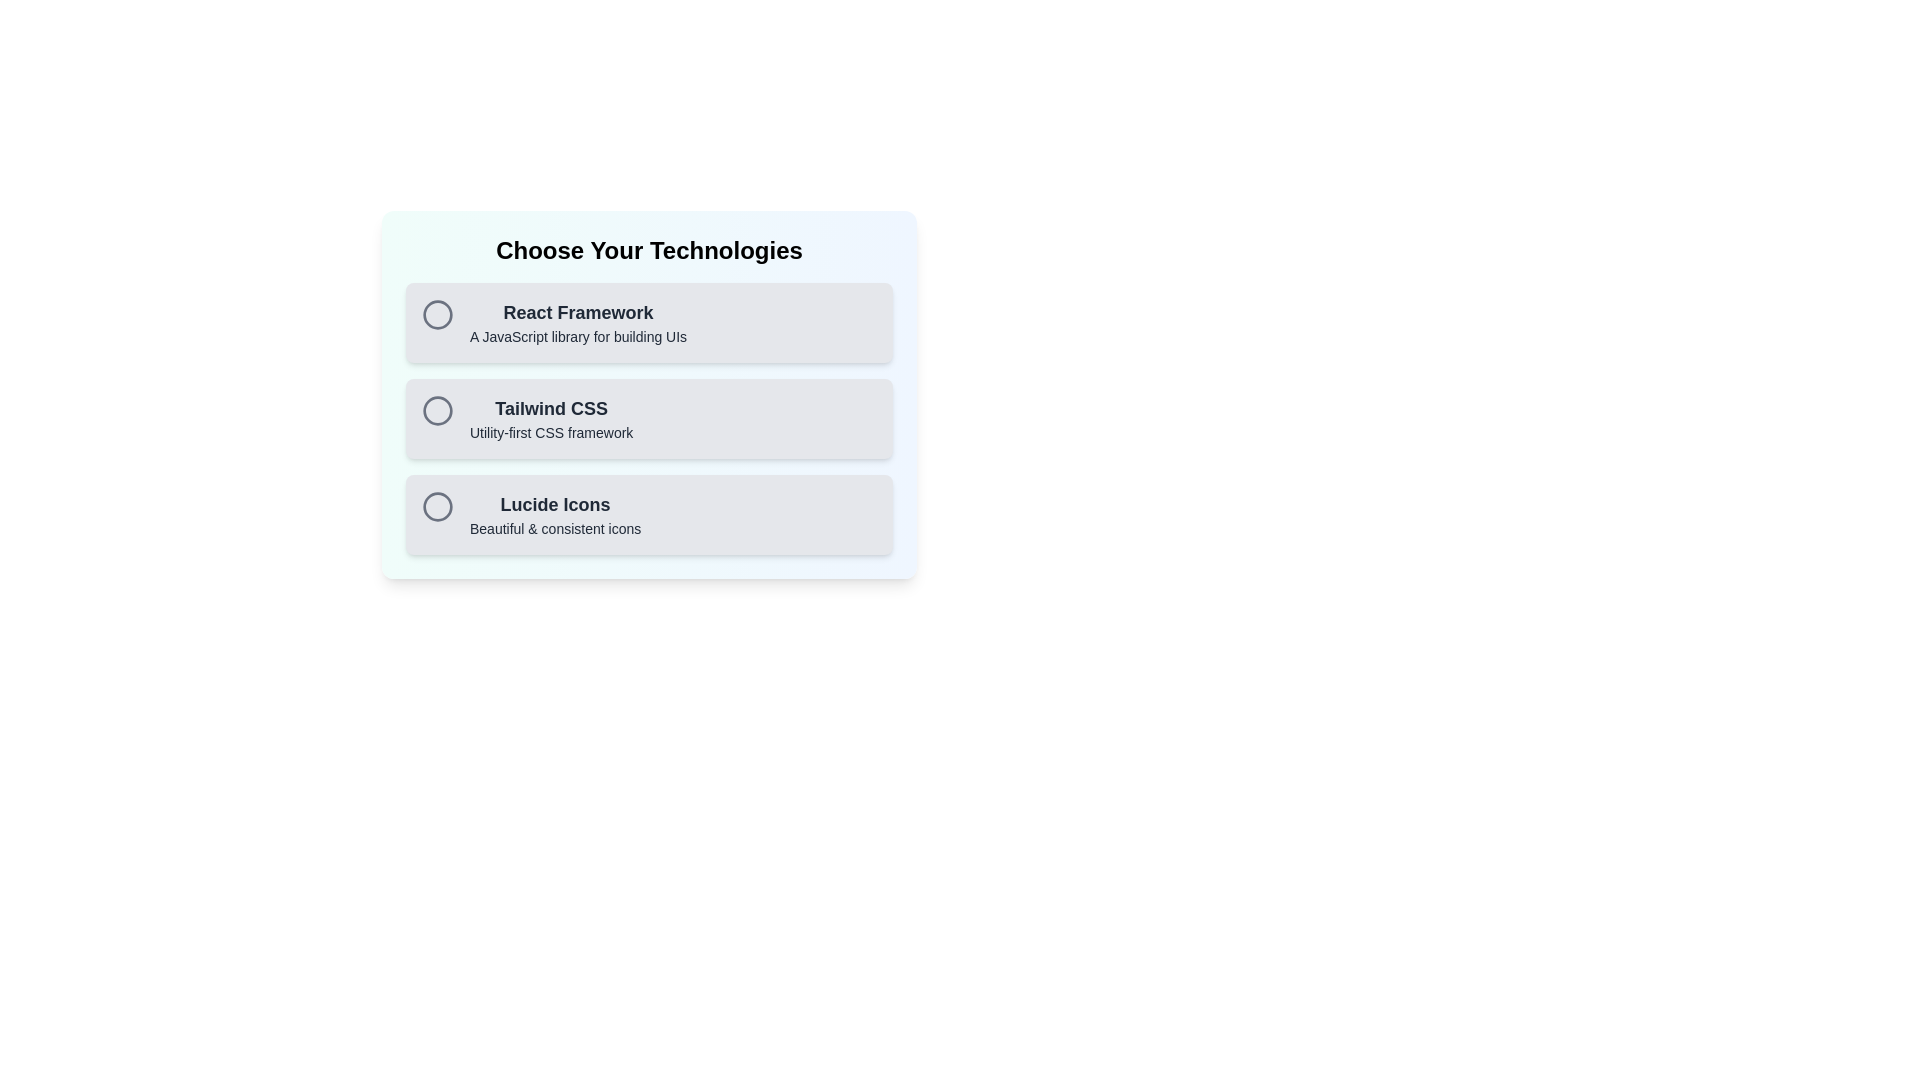 The height and width of the screenshot is (1080, 1920). I want to click on the chip labeled React Framework to observe visual feedback, so click(649, 322).